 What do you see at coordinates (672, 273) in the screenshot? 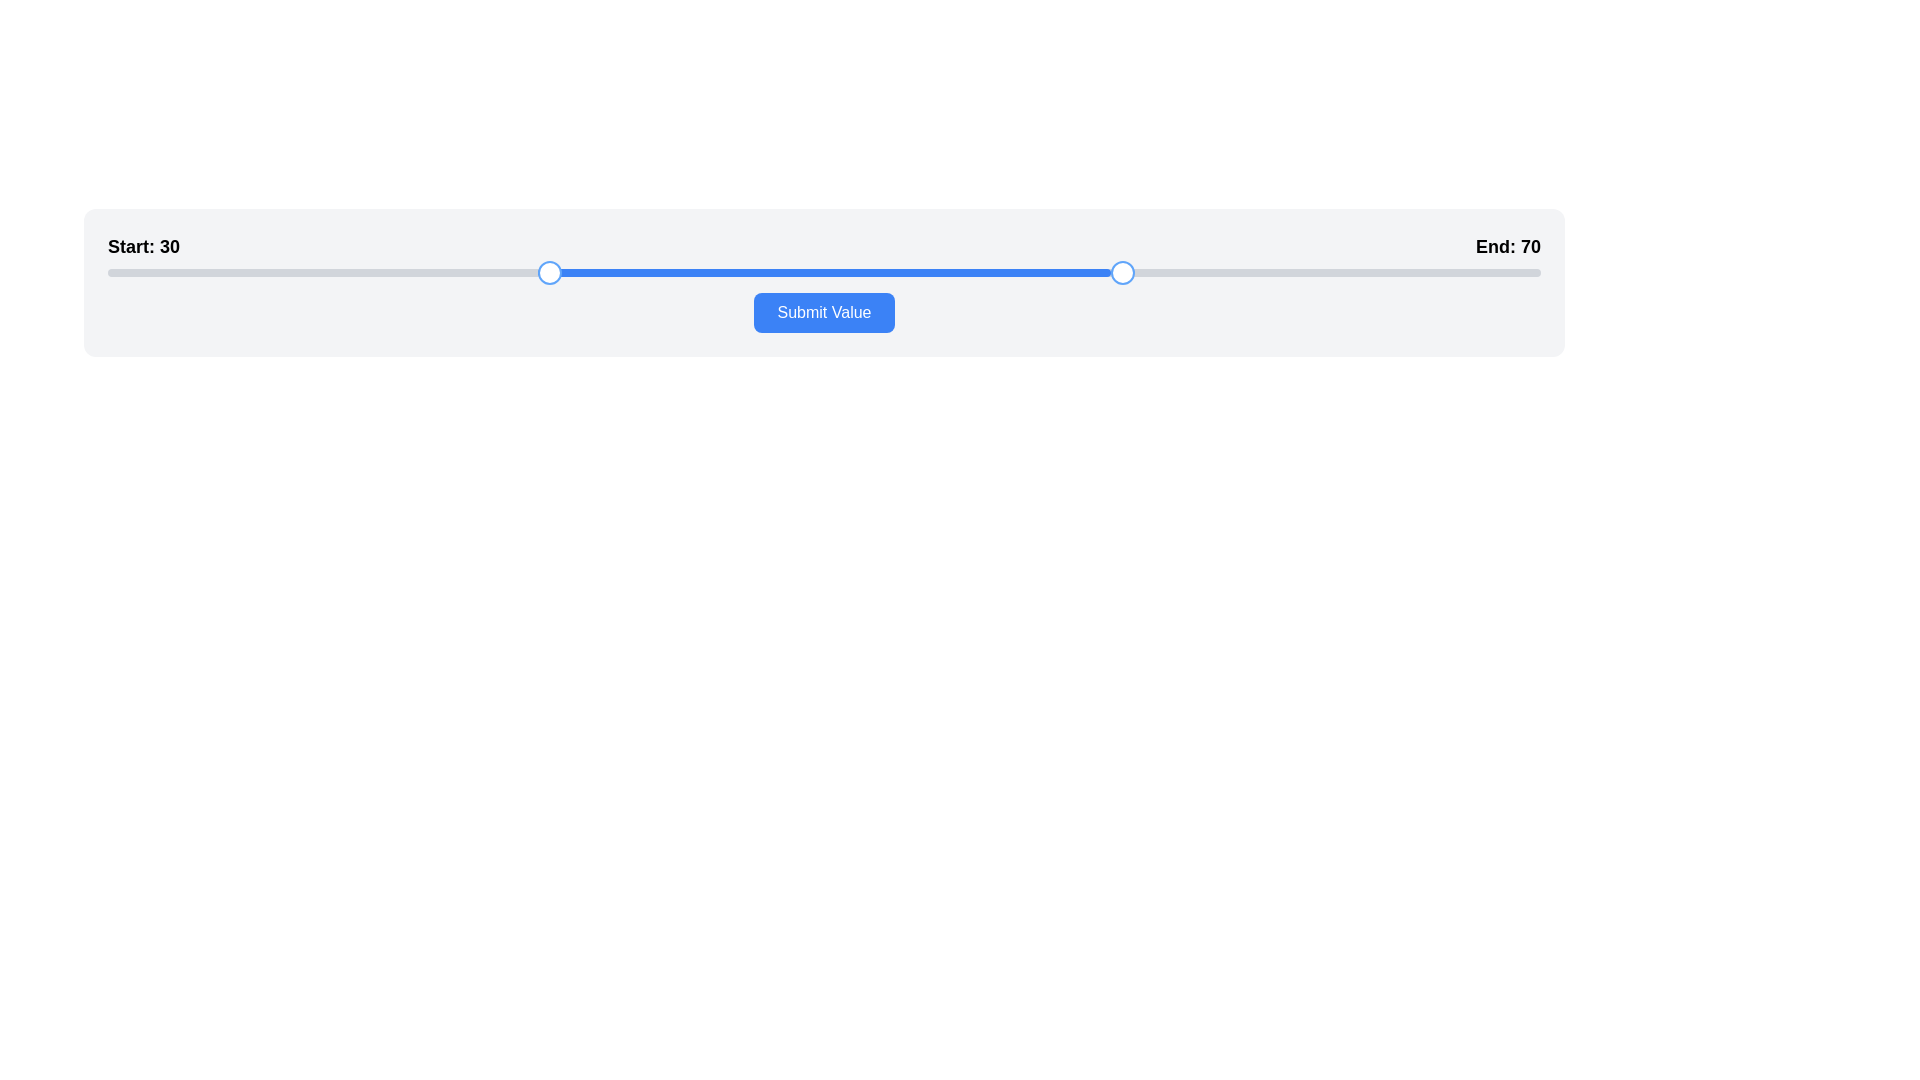
I see `the slider thumb` at bounding box center [672, 273].